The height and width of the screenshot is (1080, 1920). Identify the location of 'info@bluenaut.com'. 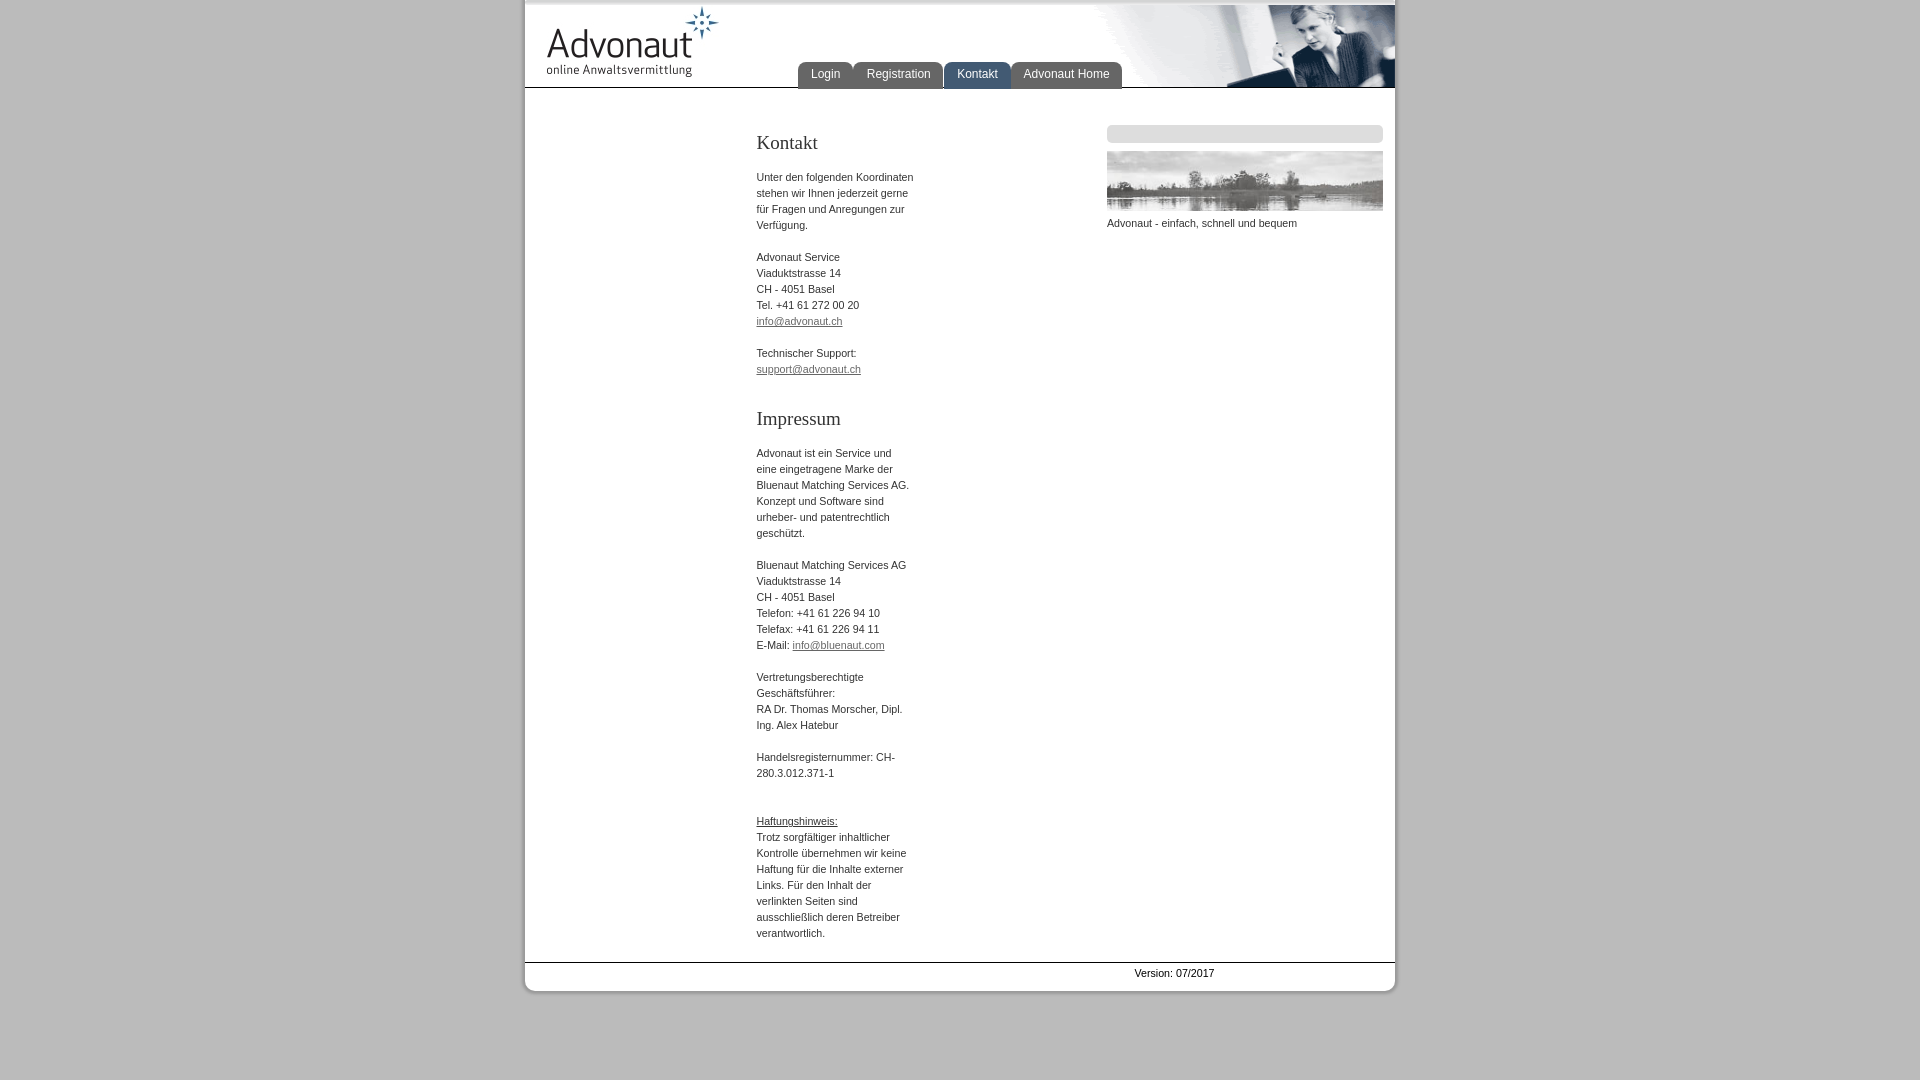
(839, 644).